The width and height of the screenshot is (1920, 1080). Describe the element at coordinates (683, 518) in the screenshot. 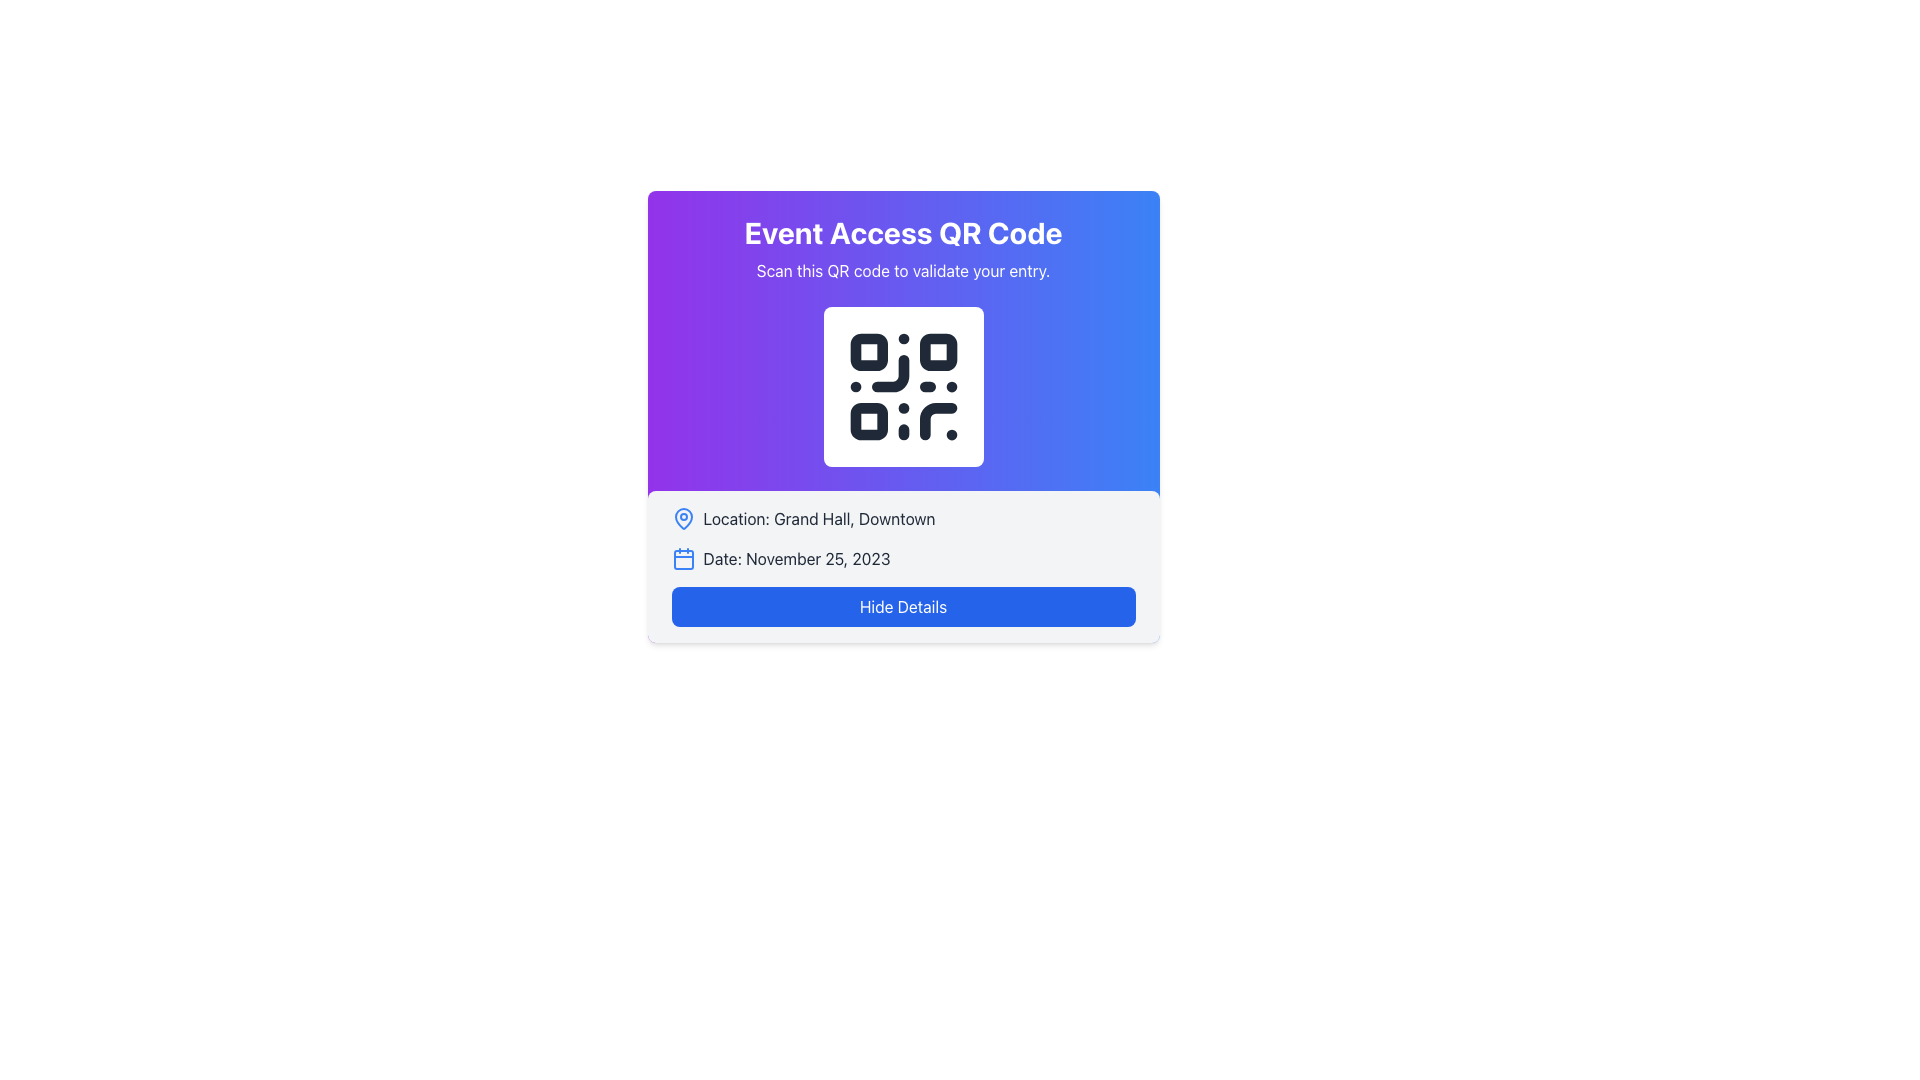

I see `the blue-colored pin icon that resembles a map location indicator, located beside the text 'Location: Grand Hall, Downtown' in the bottom-left quadrant of the card` at that location.